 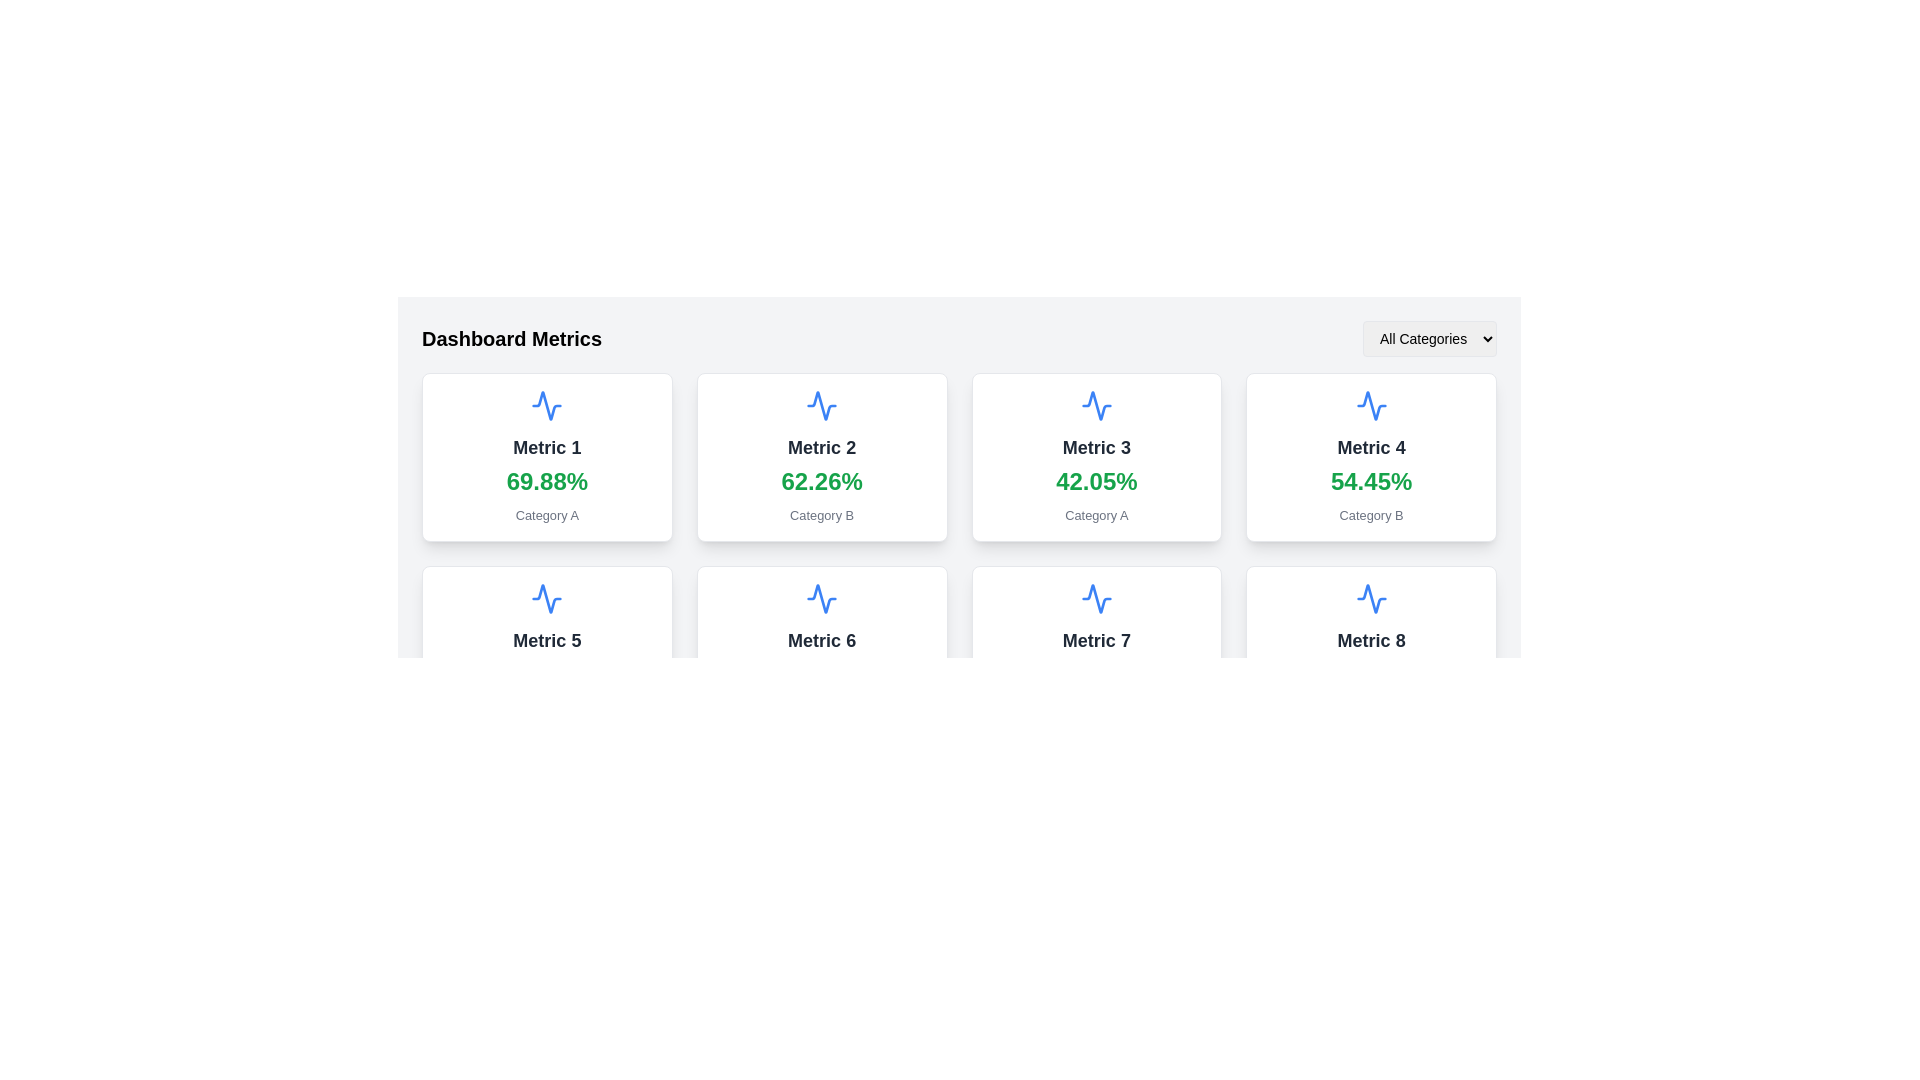 What do you see at coordinates (822, 514) in the screenshot?
I see `the Text label displaying the category for 'Metric 2' located at the bottom of its respective card in the Dashboard Metrics section` at bounding box center [822, 514].